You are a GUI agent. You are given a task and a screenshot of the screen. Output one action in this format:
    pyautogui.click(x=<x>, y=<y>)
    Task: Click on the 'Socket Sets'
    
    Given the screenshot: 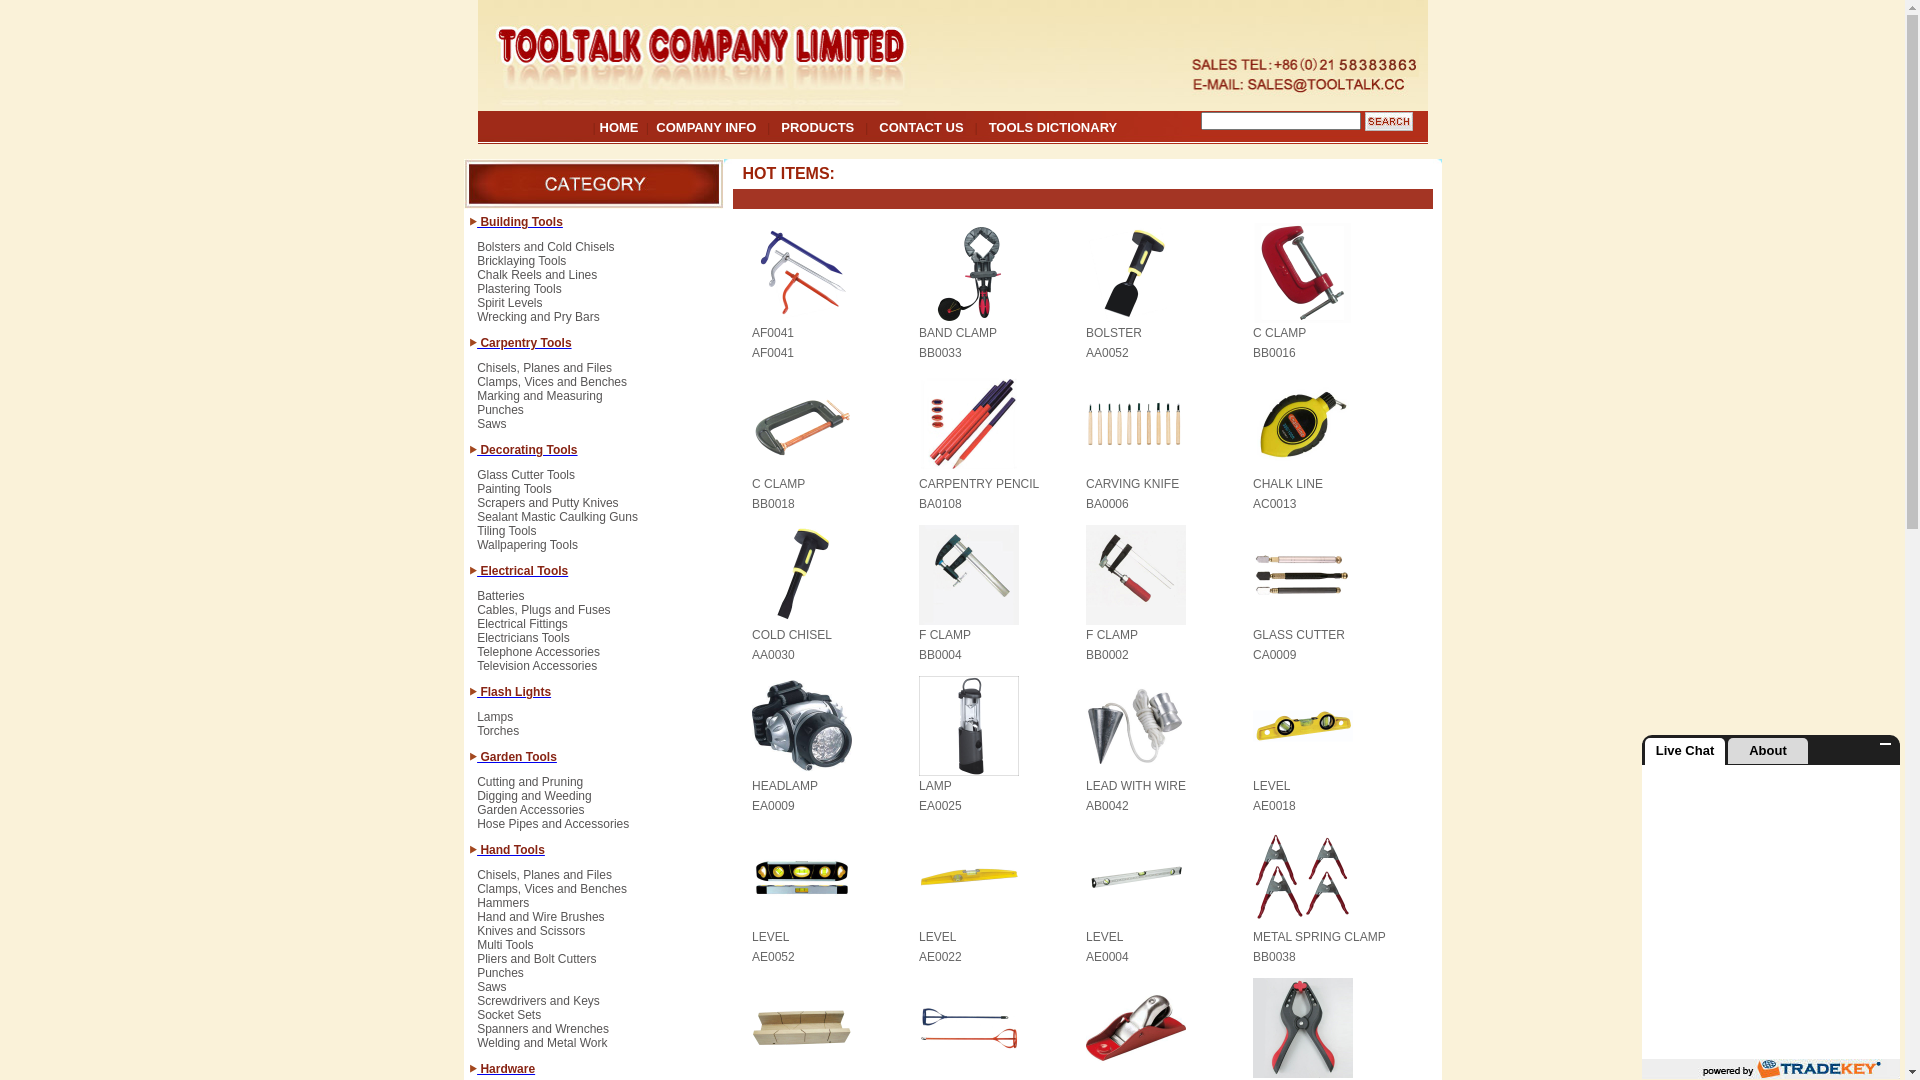 What is the action you would take?
    pyautogui.click(x=508, y=1022)
    